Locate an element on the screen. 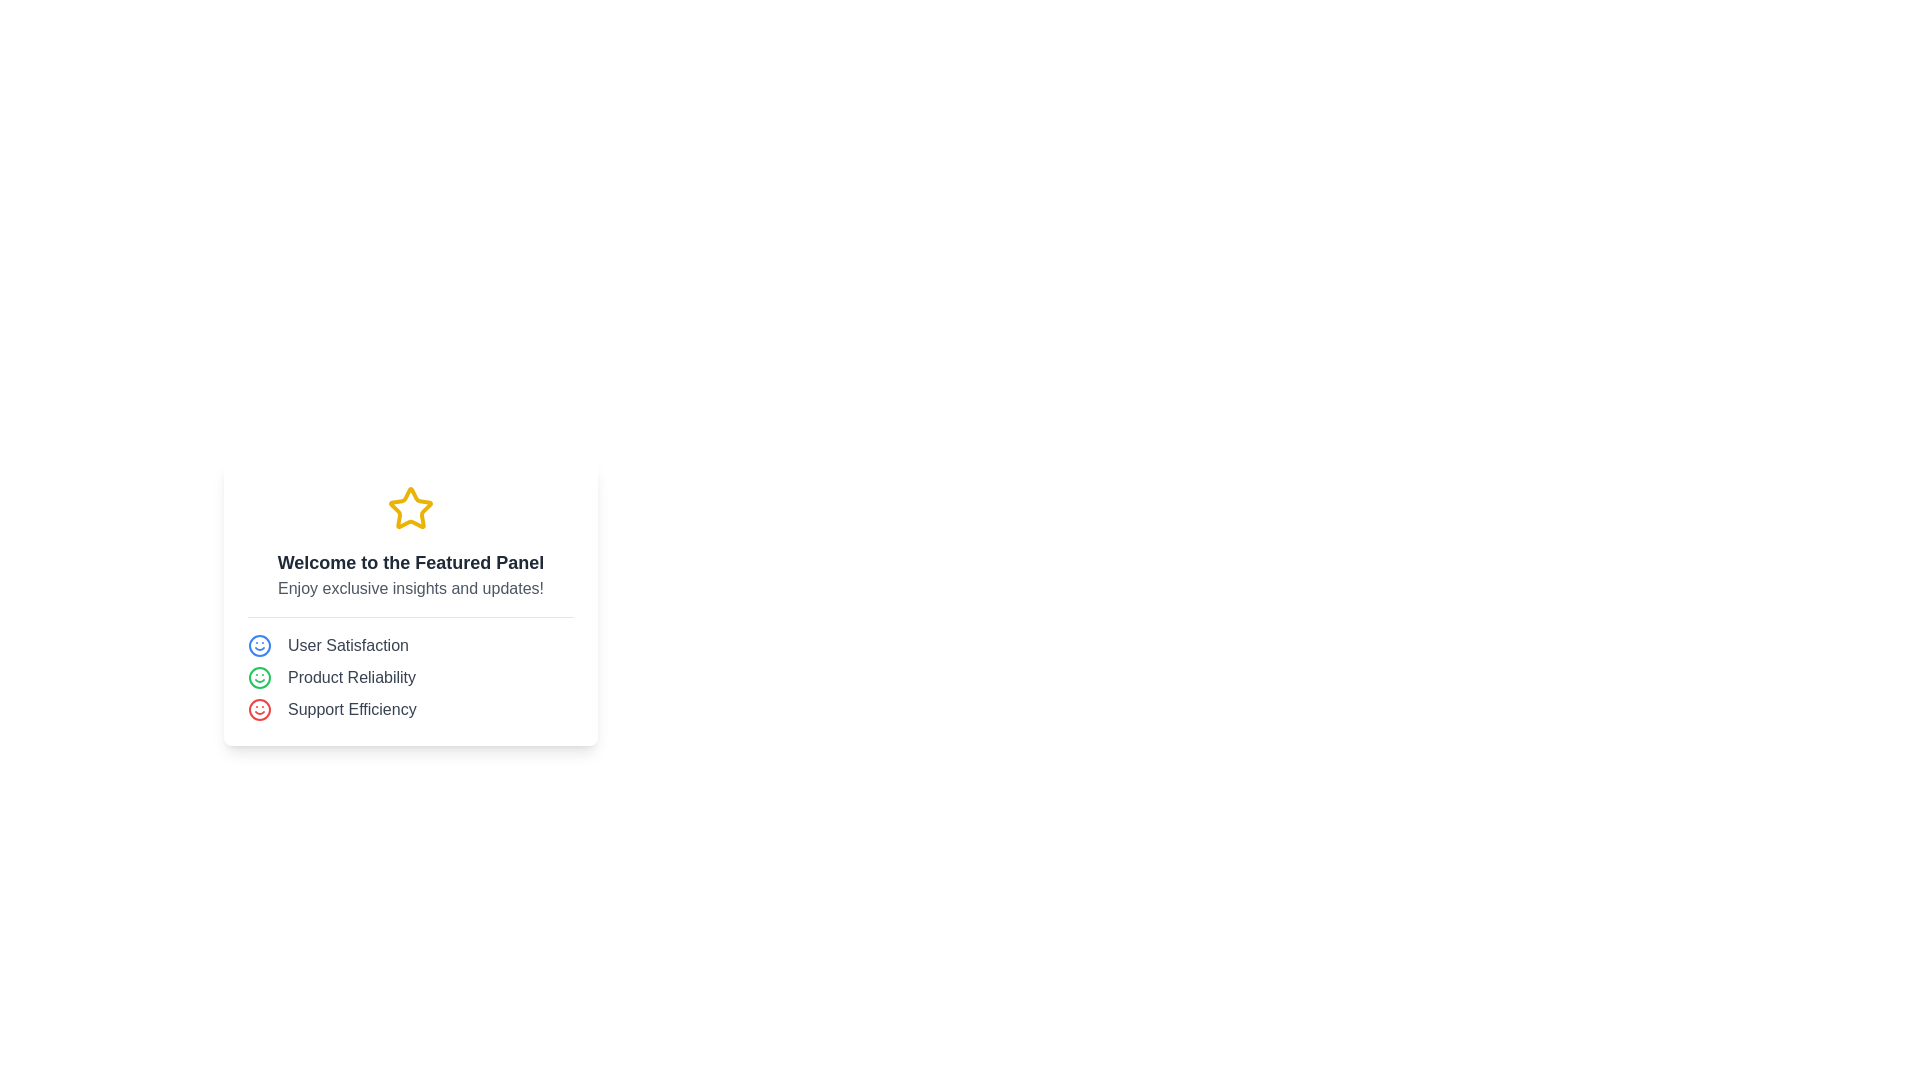  the central circular component of the smiling face icon with a green outline, located below the main heading panel is located at coordinates (258, 676).